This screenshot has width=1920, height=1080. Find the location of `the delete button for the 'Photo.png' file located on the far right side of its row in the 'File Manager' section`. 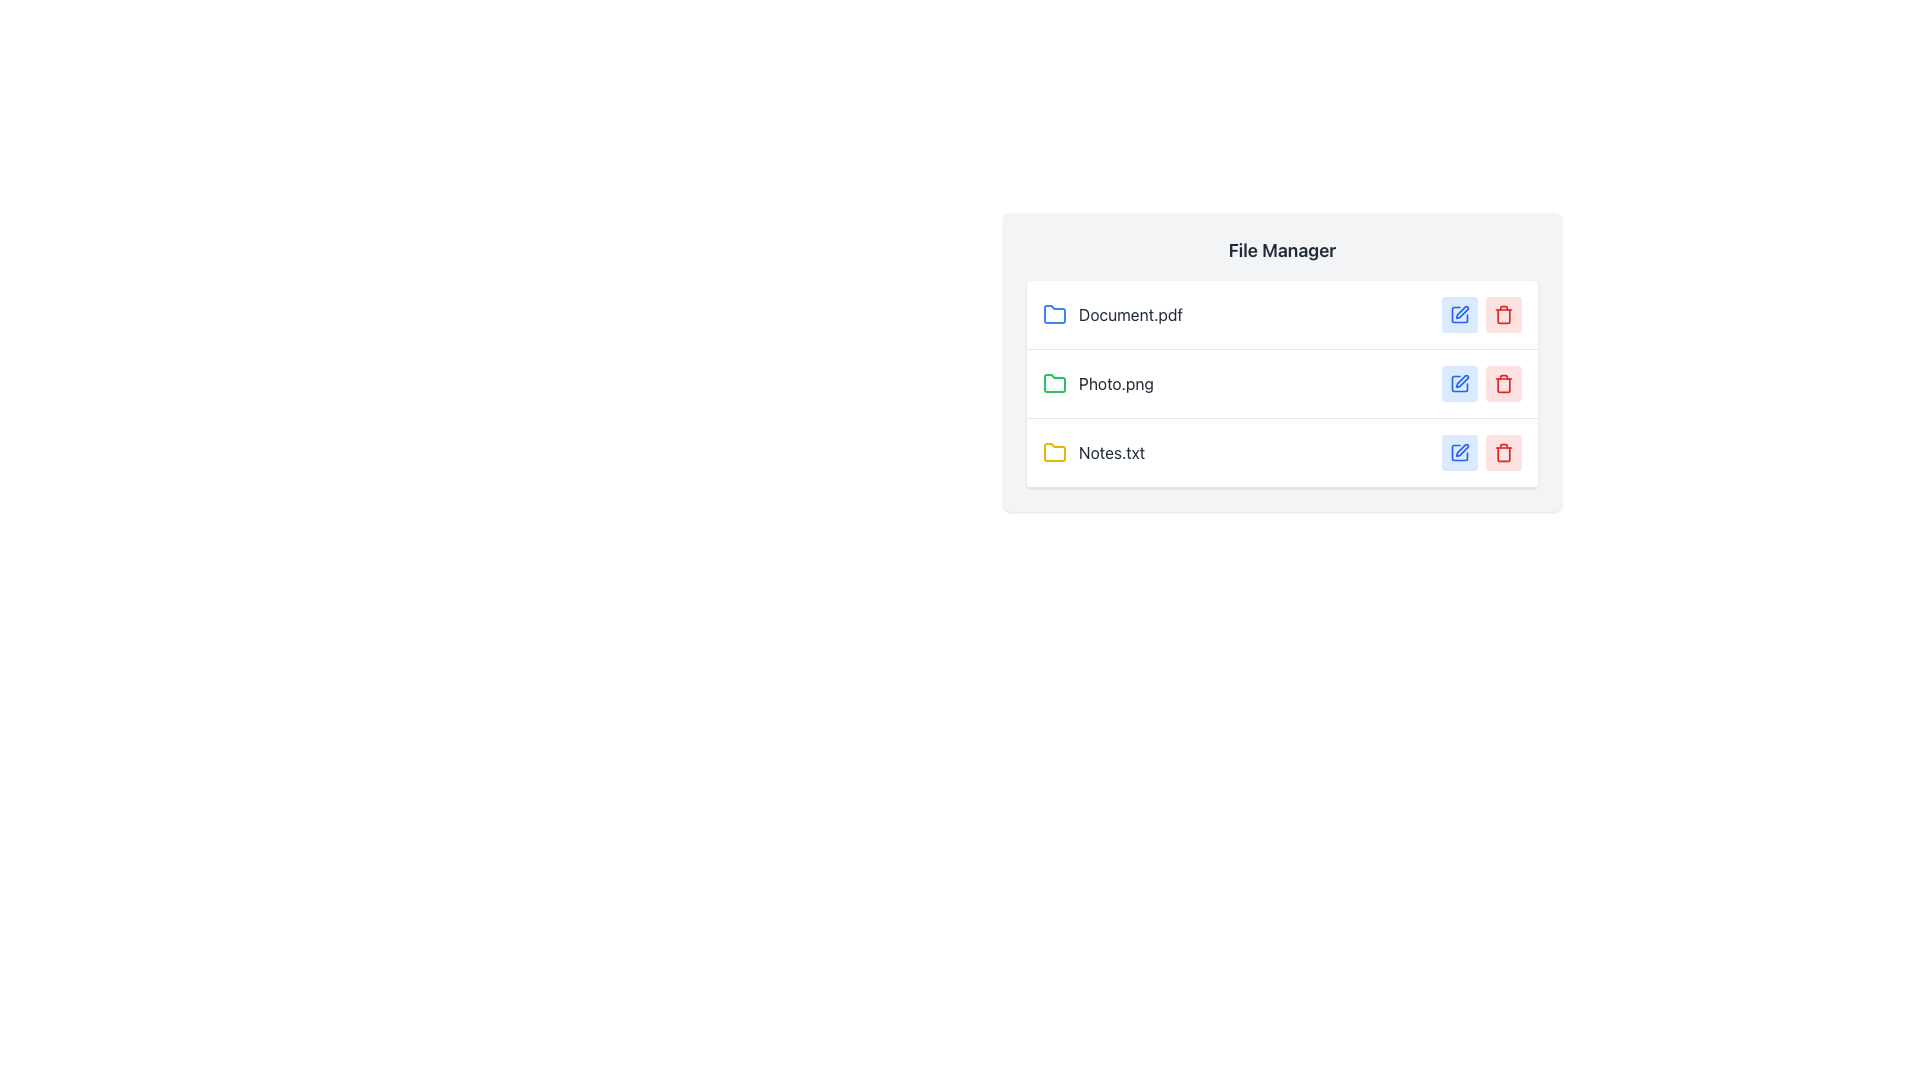

the delete button for the 'Photo.png' file located on the far right side of its row in the 'File Manager' section is located at coordinates (1503, 384).